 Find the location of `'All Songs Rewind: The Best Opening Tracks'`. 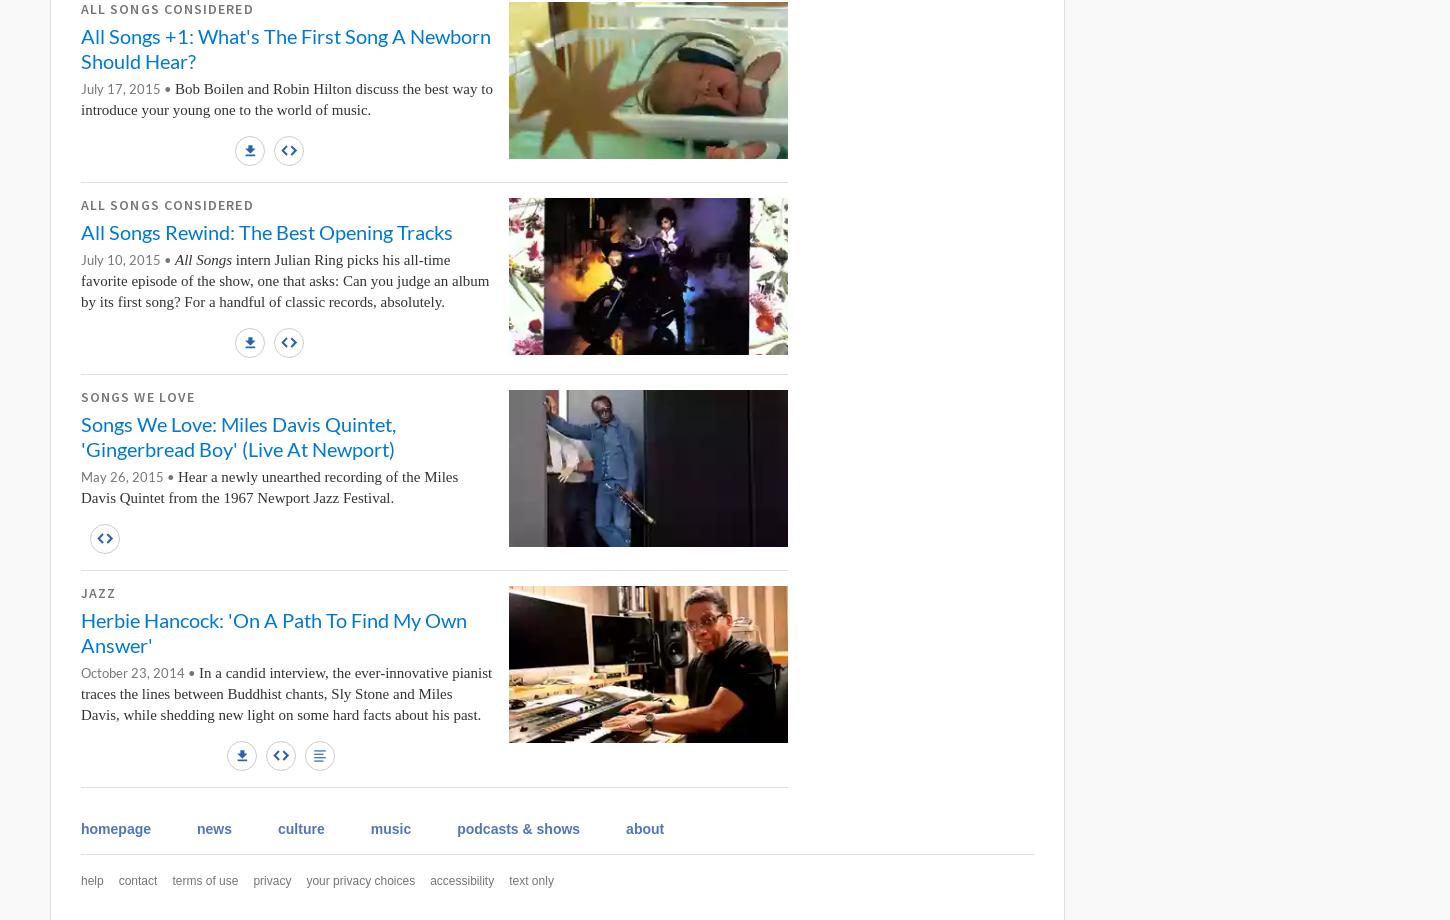

'All Songs Rewind: The Best Opening Tracks' is located at coordinates (266, 231).